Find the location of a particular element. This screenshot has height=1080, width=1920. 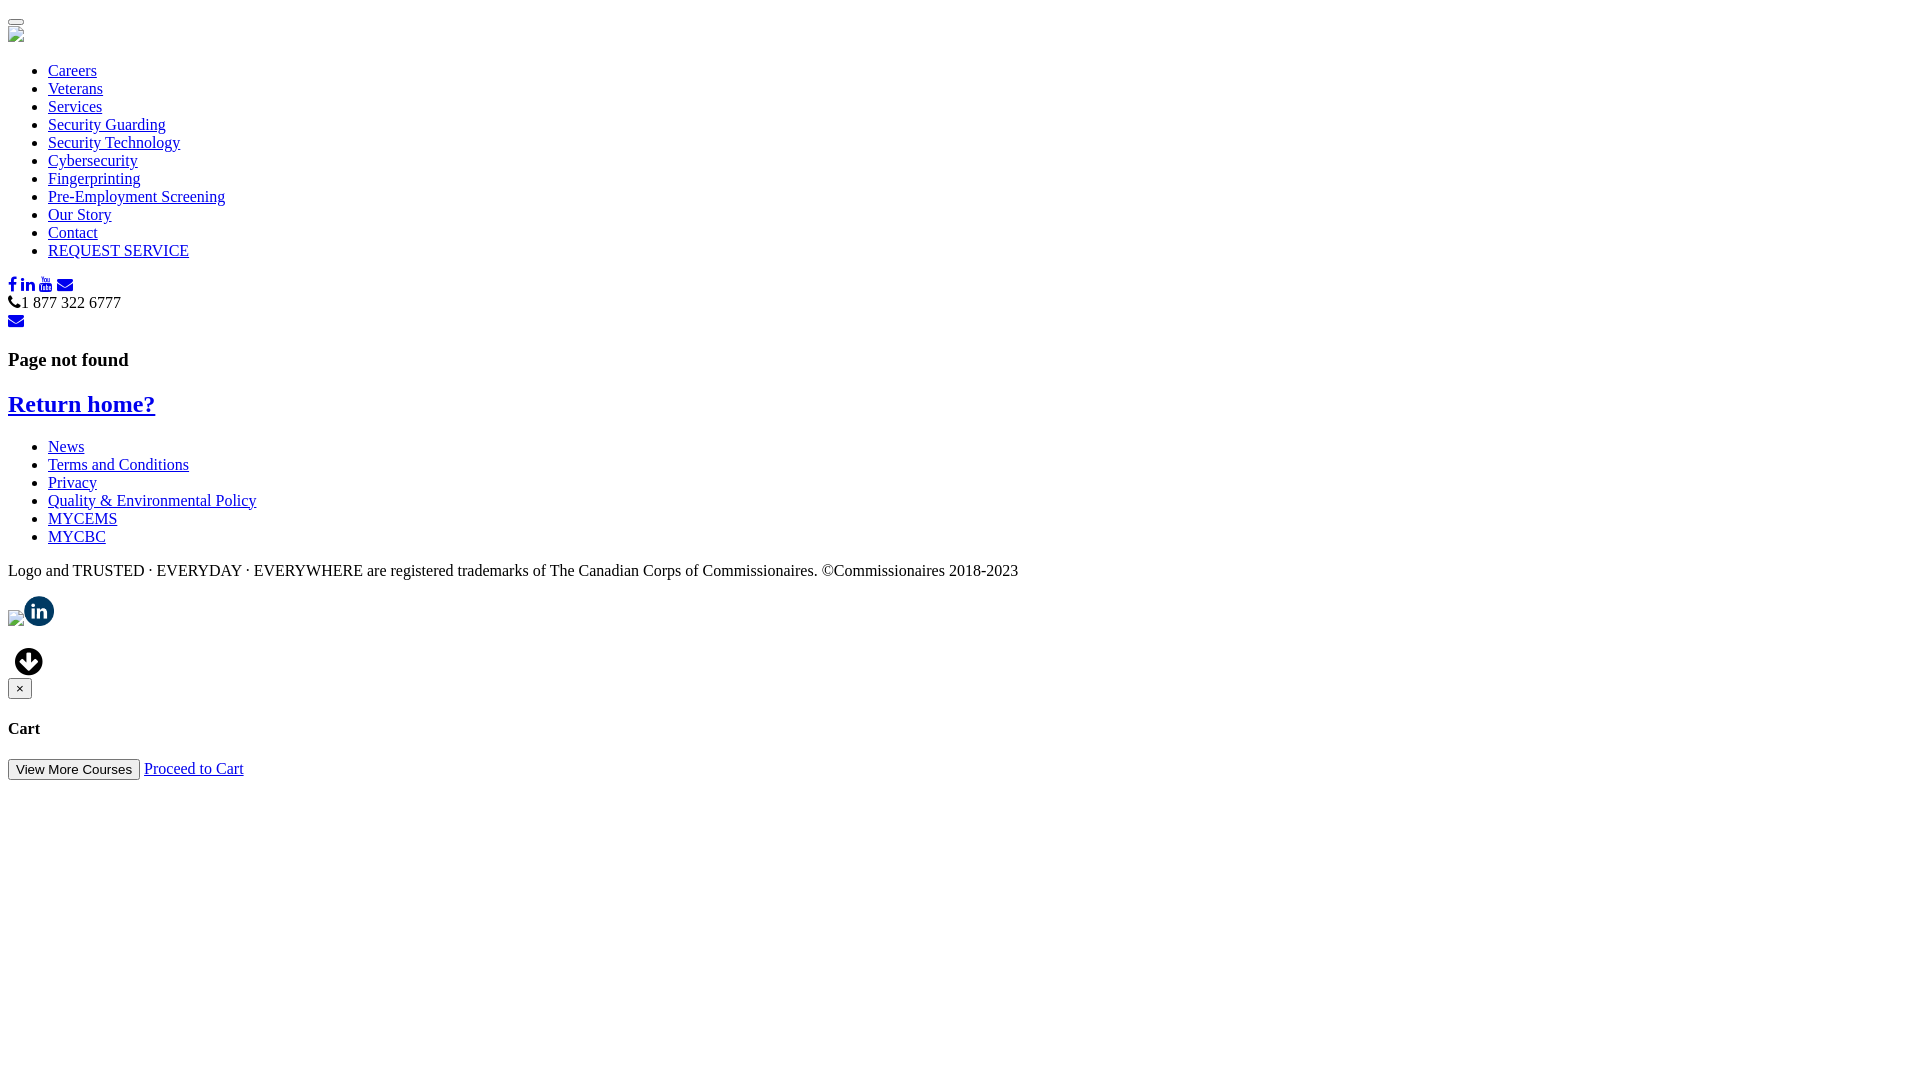

'View More Courses' is located at coordinates (73, 768).